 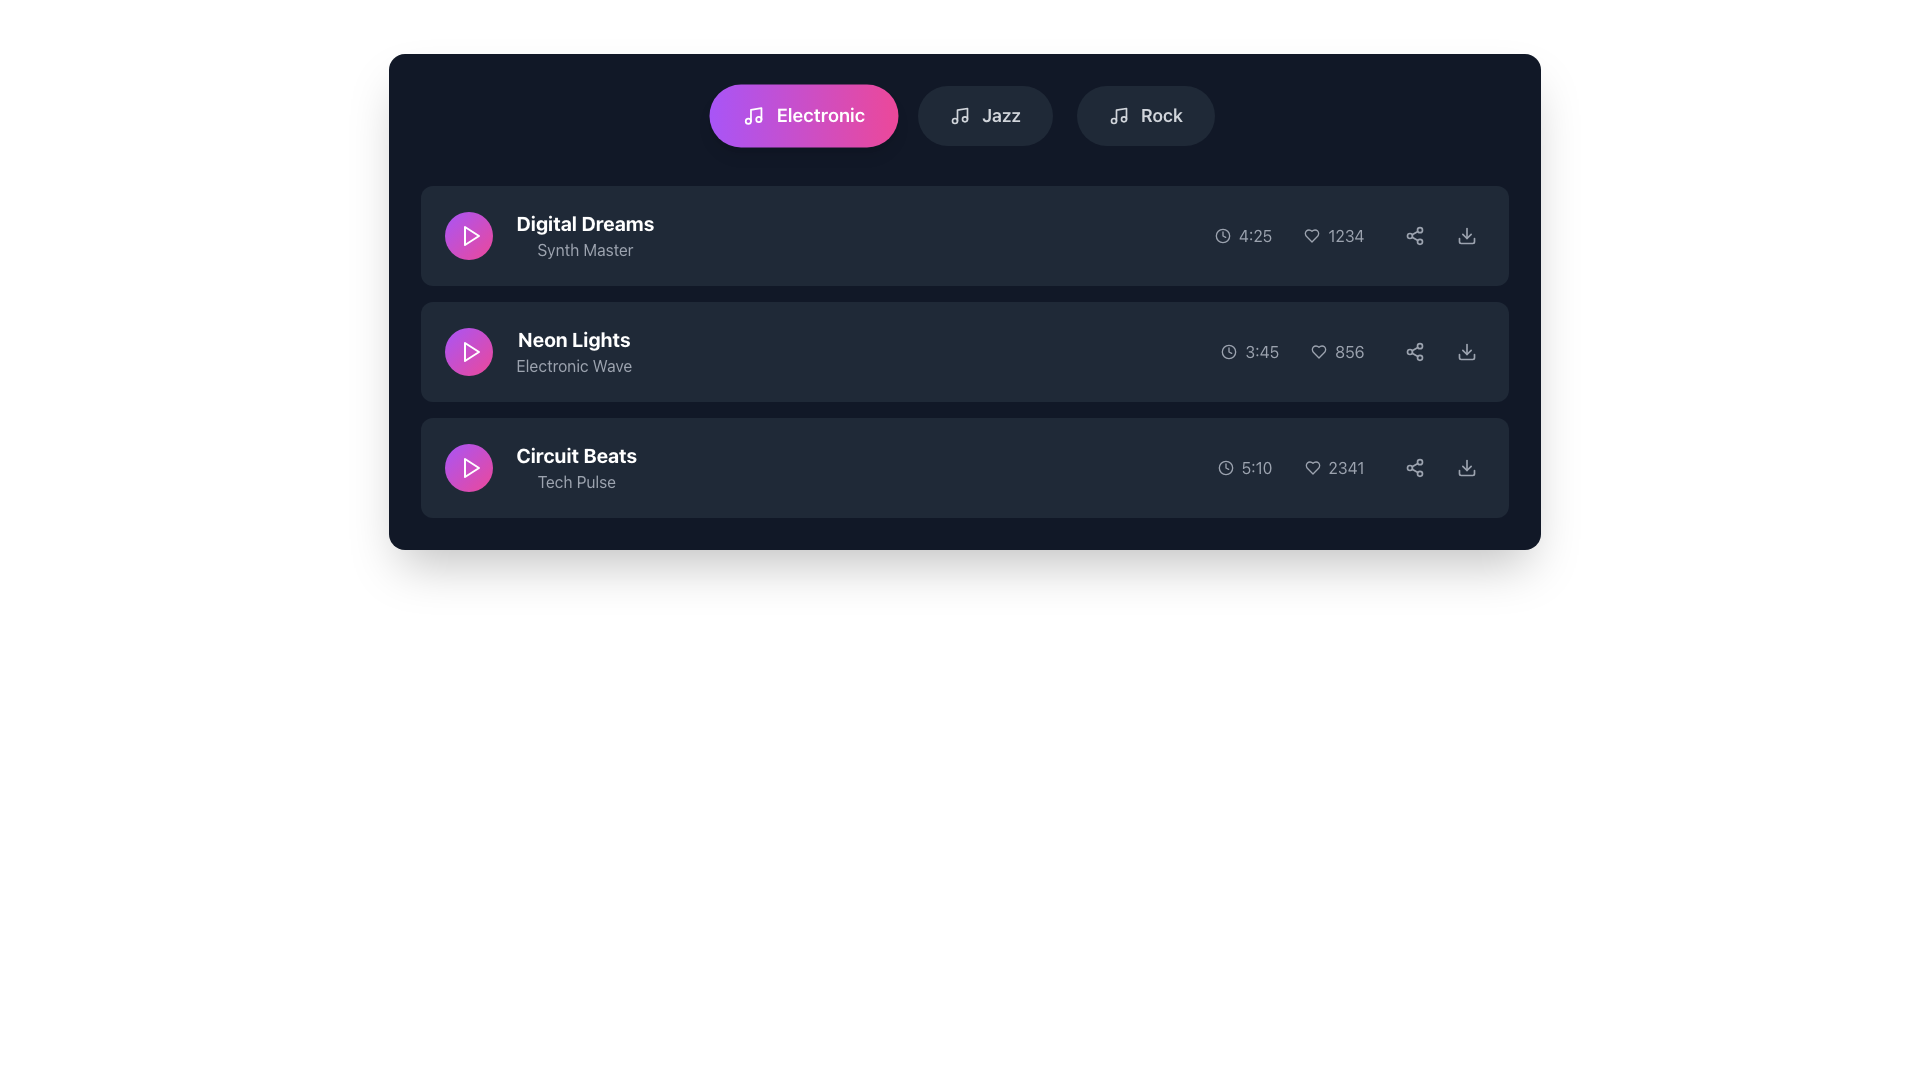 I want to click on the 'Jazz' button, which is the second button in a horizontal group of buttons, featuring a musical note icon and bold white text on a dark gray background, so click(x=985, y=115).